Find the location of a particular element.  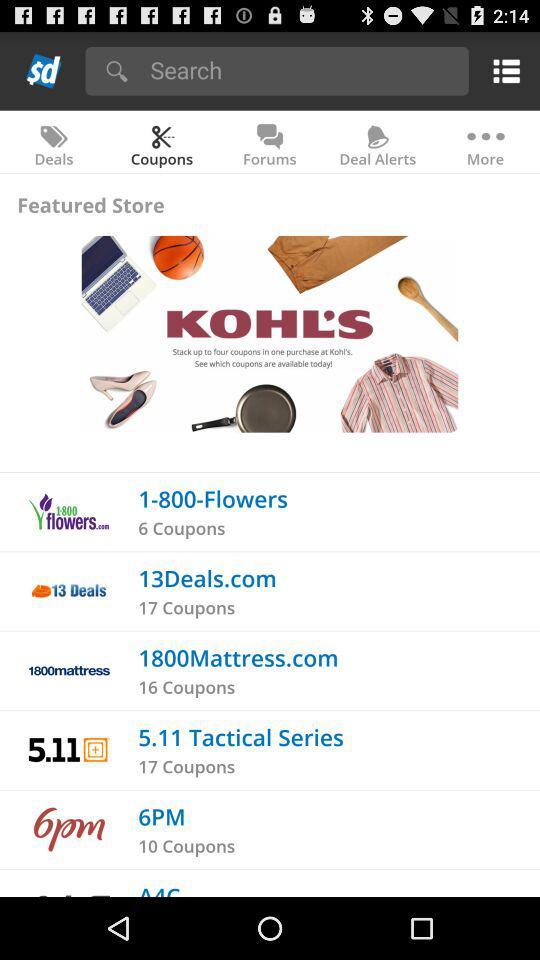

the 10 coupons is located at coordinates (186, 844).